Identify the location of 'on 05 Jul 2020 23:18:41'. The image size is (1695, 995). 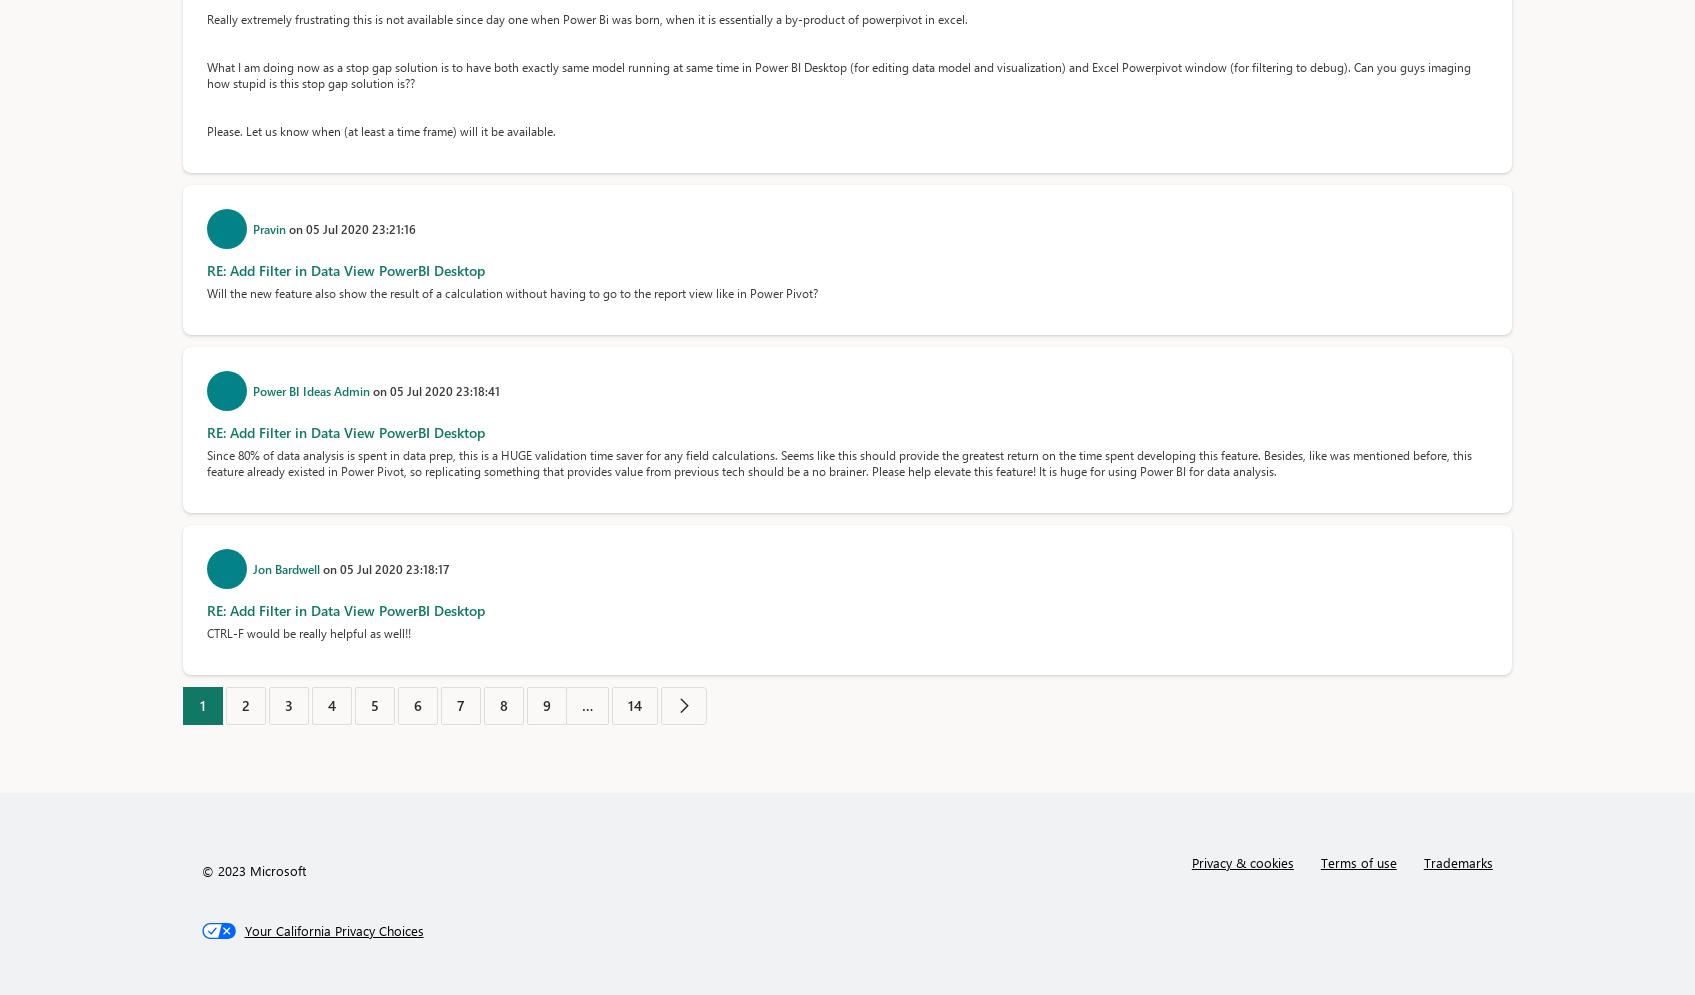
(371, 391).